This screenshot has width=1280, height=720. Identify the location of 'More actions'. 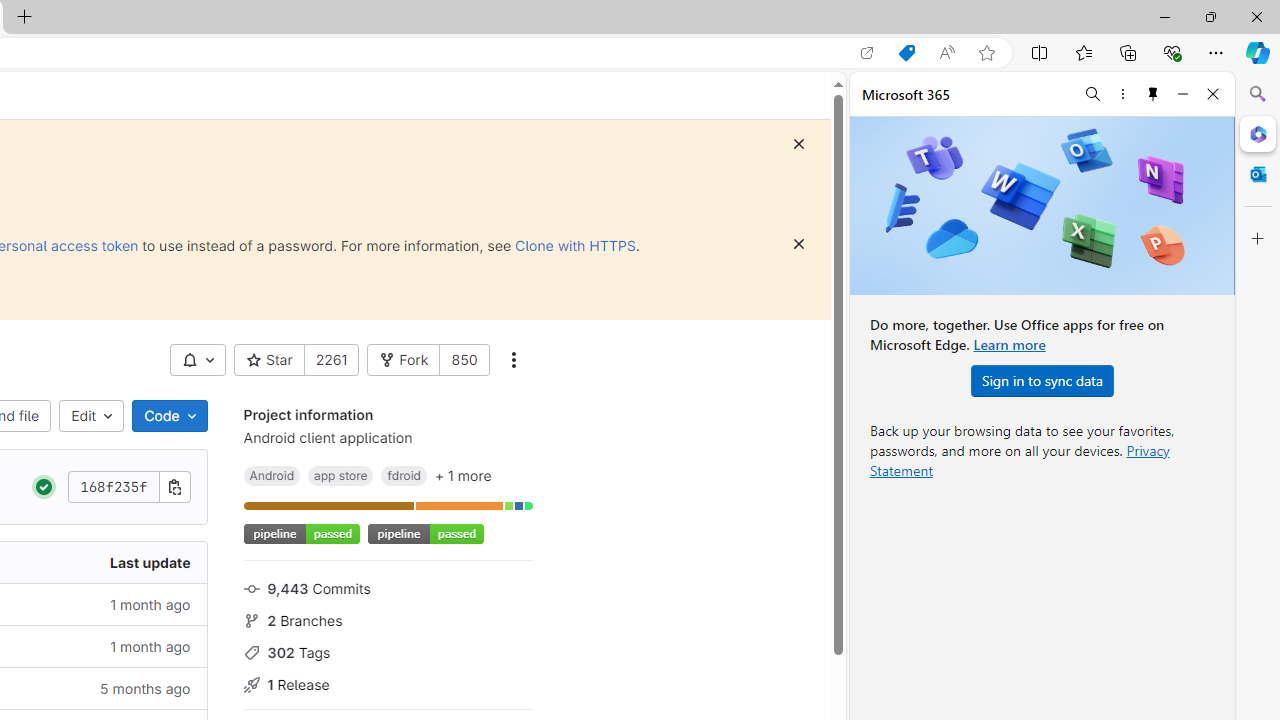
(513, 360).